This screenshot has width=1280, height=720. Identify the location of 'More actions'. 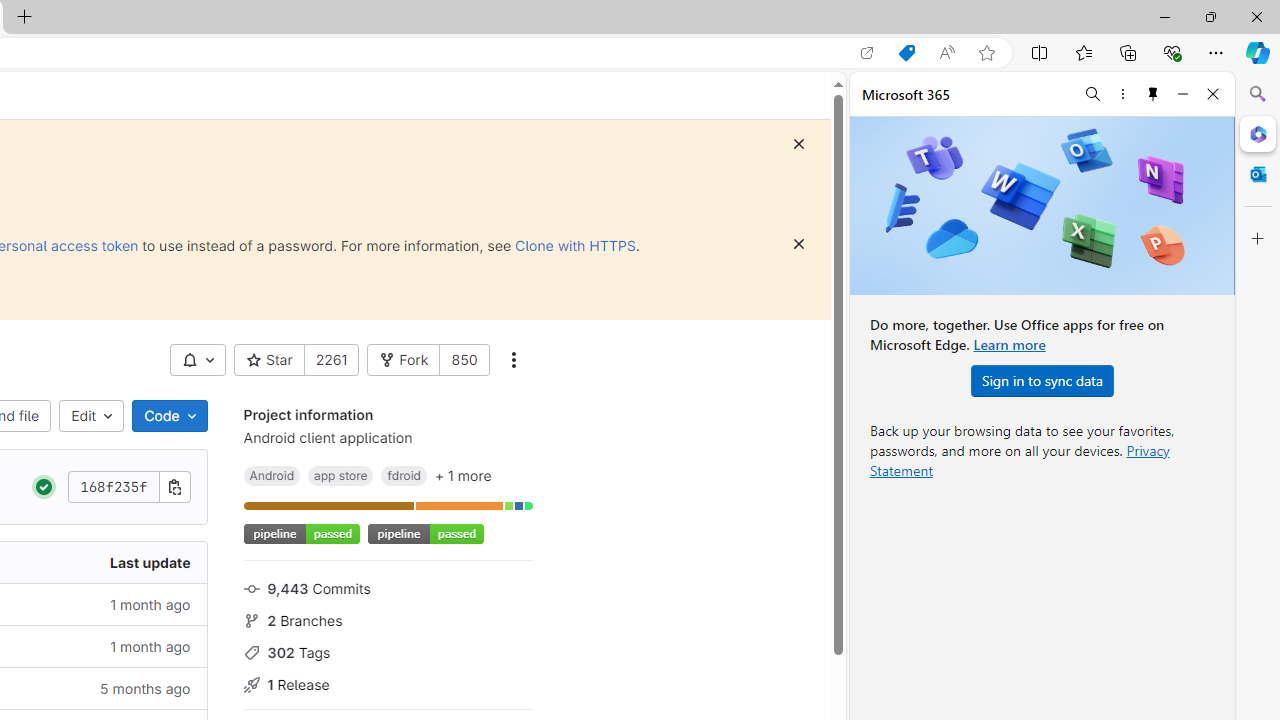
(513, 360).